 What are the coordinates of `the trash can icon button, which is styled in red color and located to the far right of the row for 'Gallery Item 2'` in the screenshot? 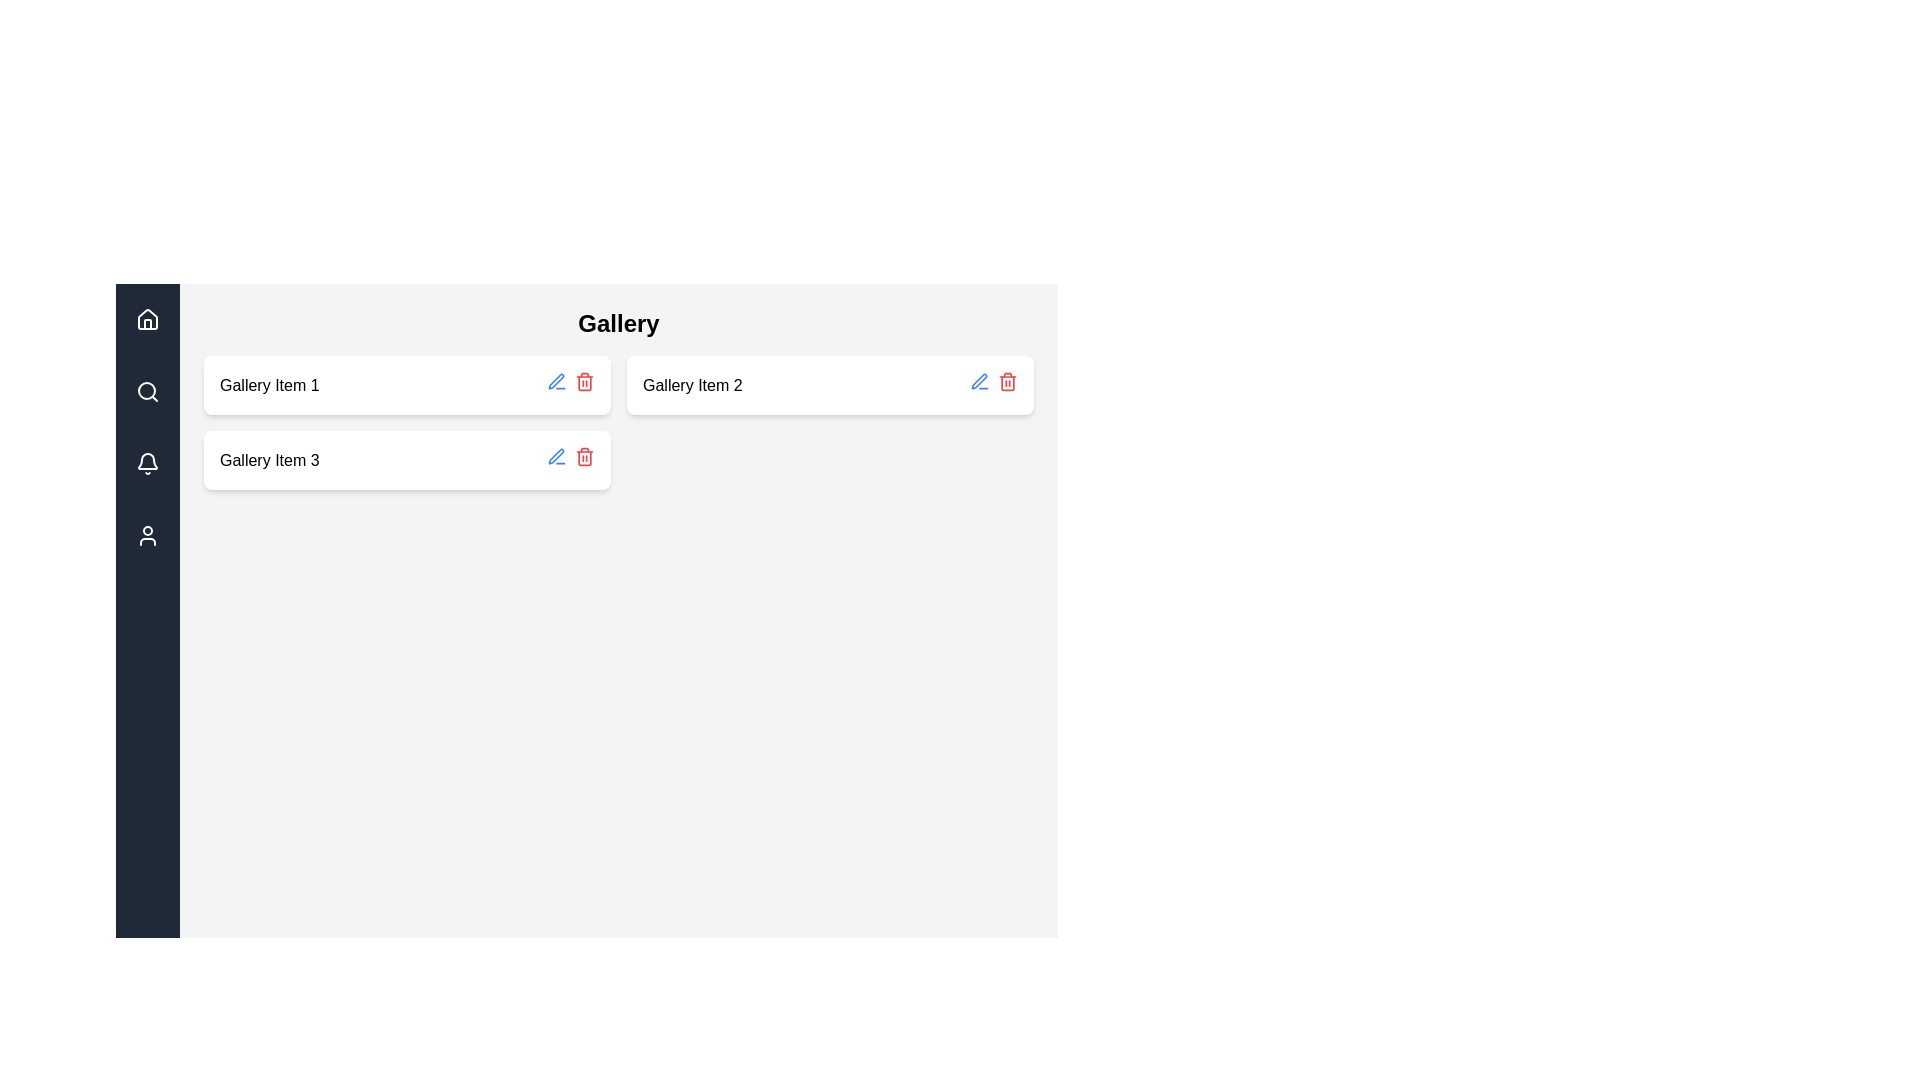 It's located at (1008, 381).